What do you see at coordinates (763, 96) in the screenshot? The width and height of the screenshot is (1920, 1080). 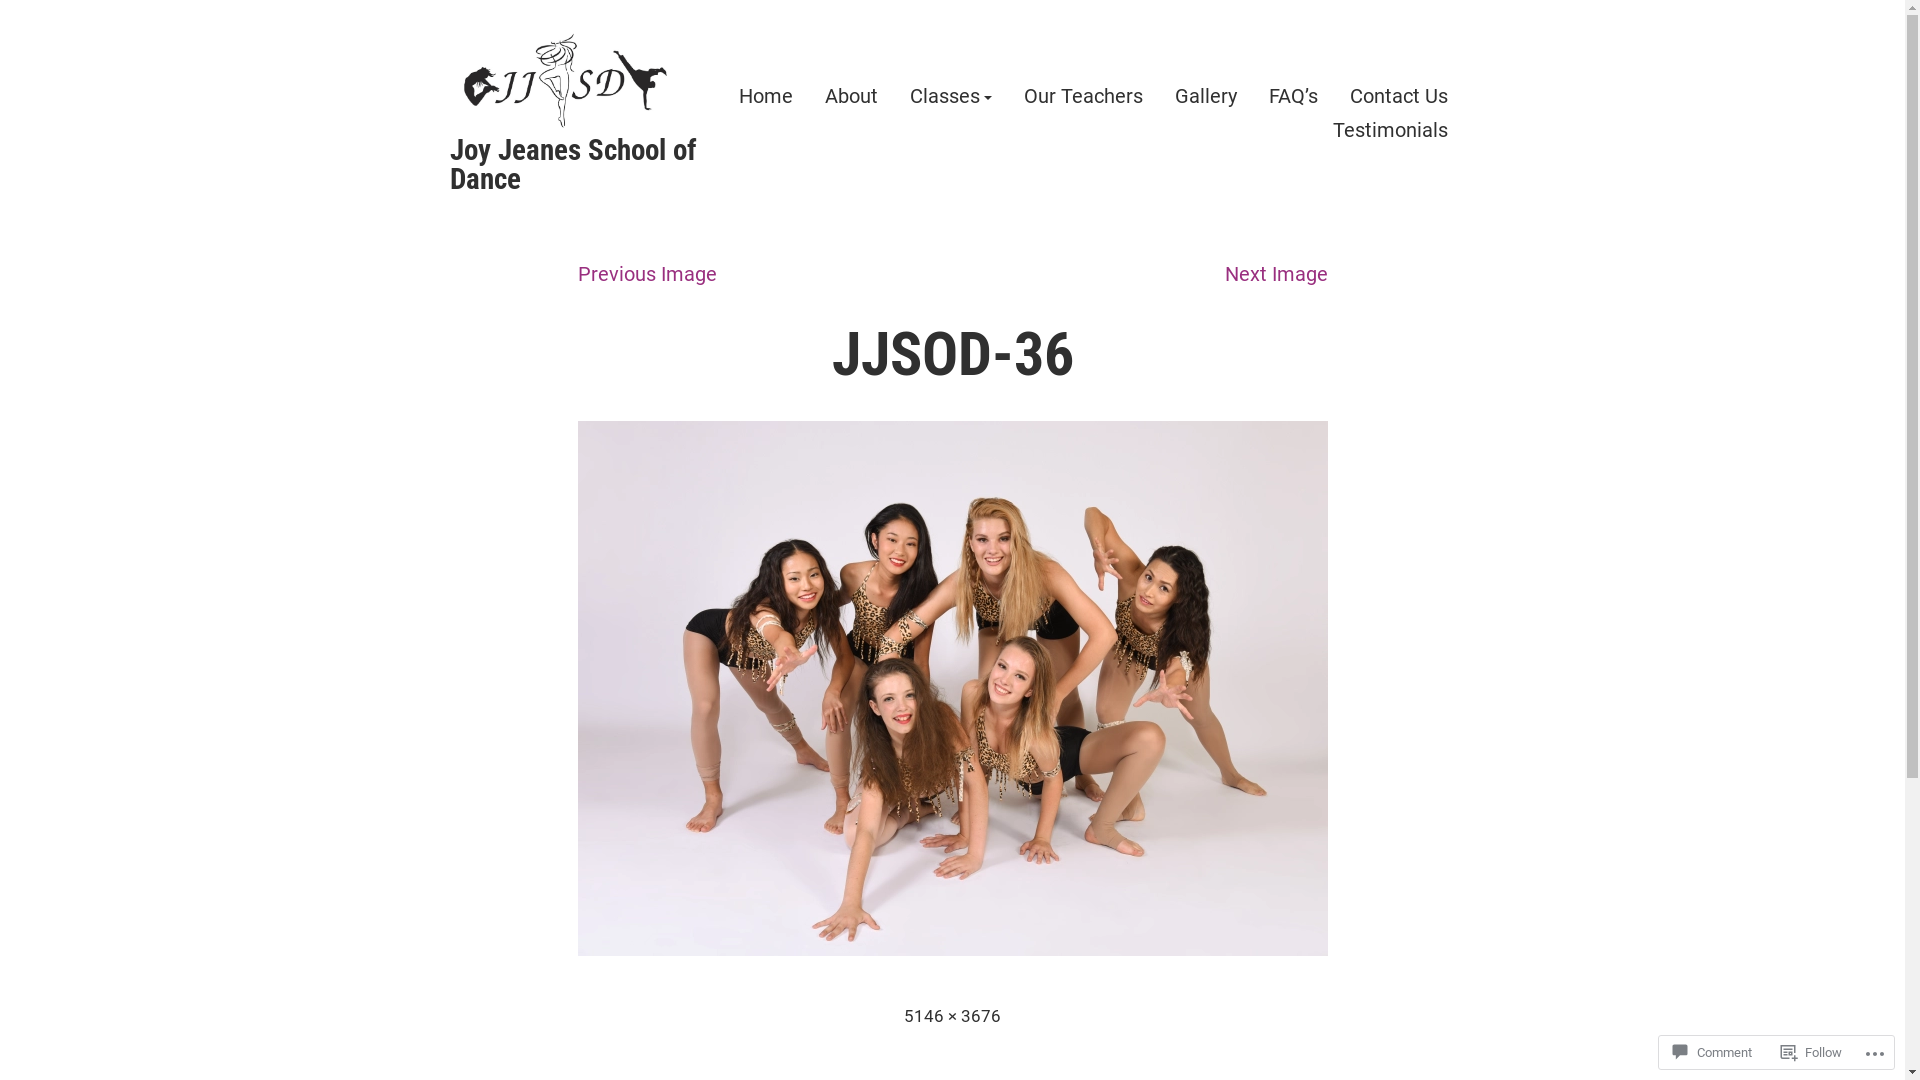 I see `'Home'` at bounding box center [763, 96].